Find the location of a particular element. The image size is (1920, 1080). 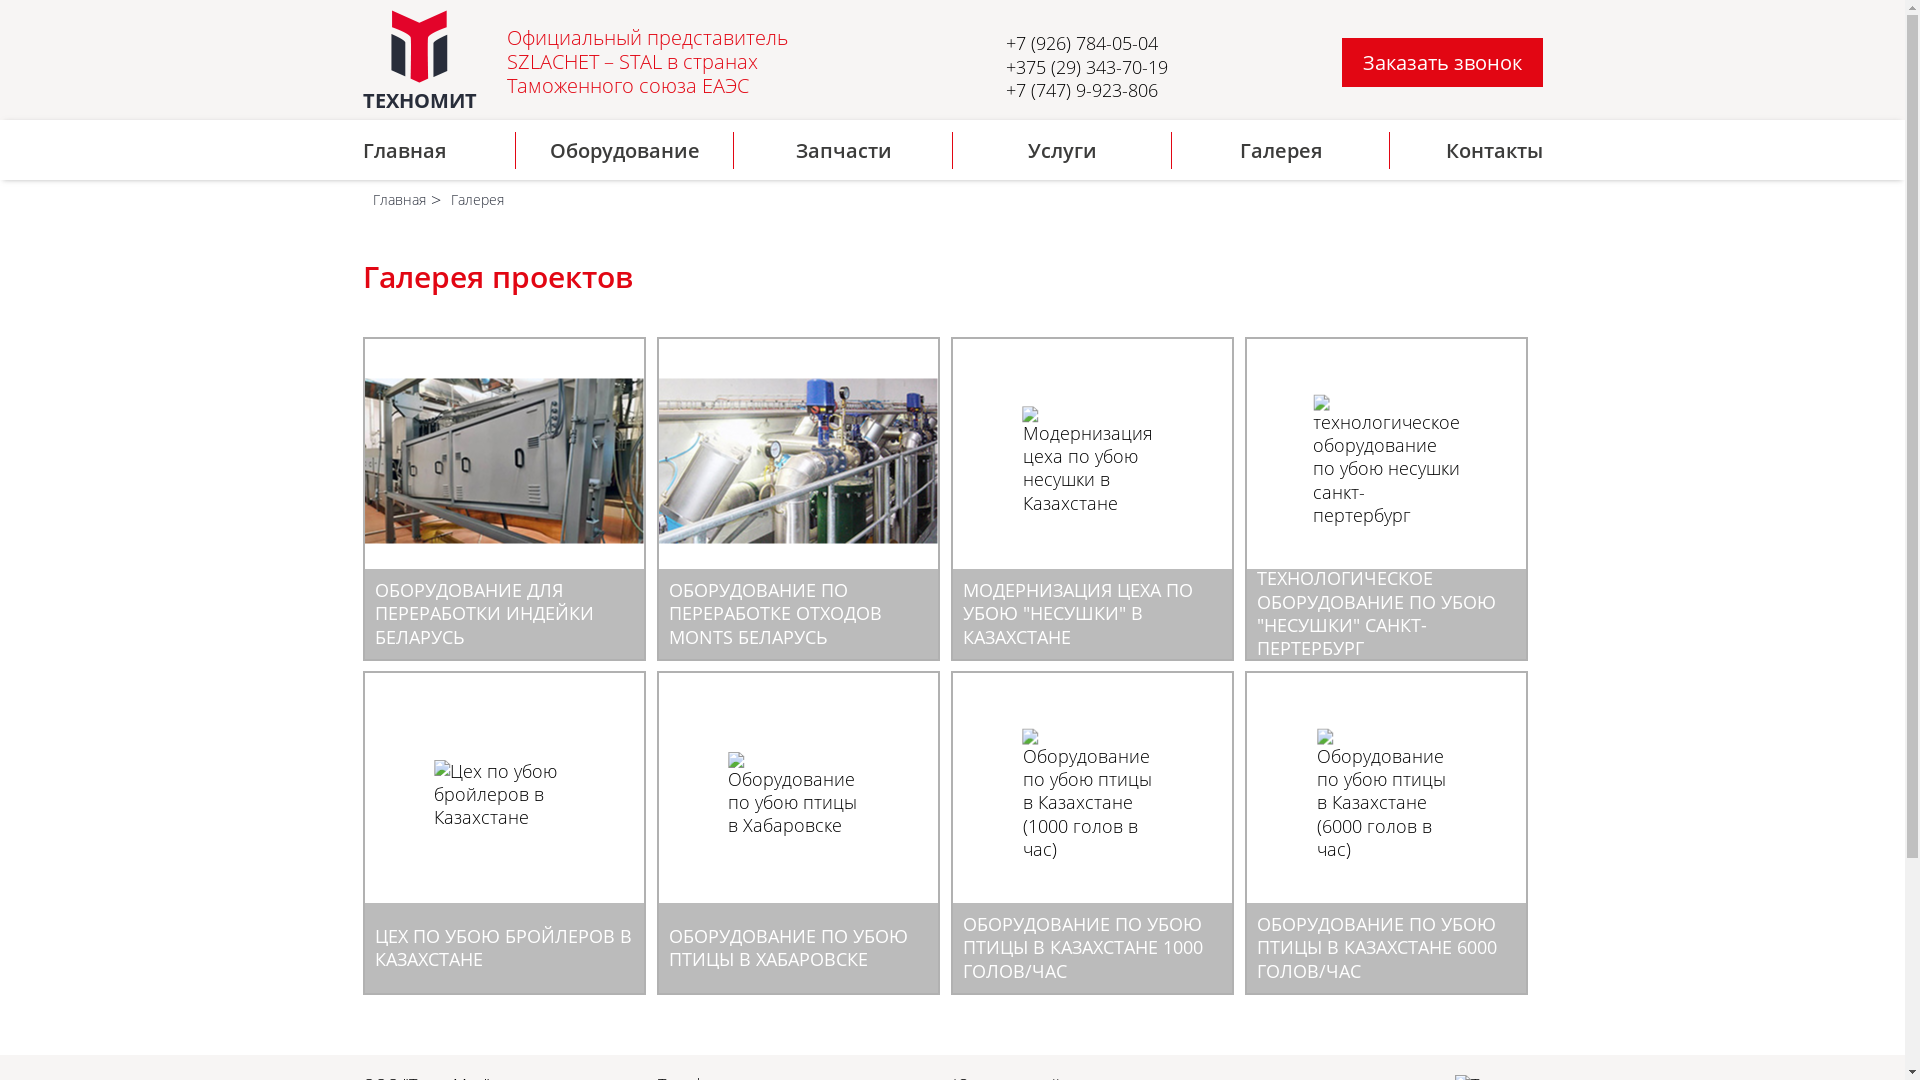

'+7 (747) 9-923-806' is located at coordinates (1080, 88).